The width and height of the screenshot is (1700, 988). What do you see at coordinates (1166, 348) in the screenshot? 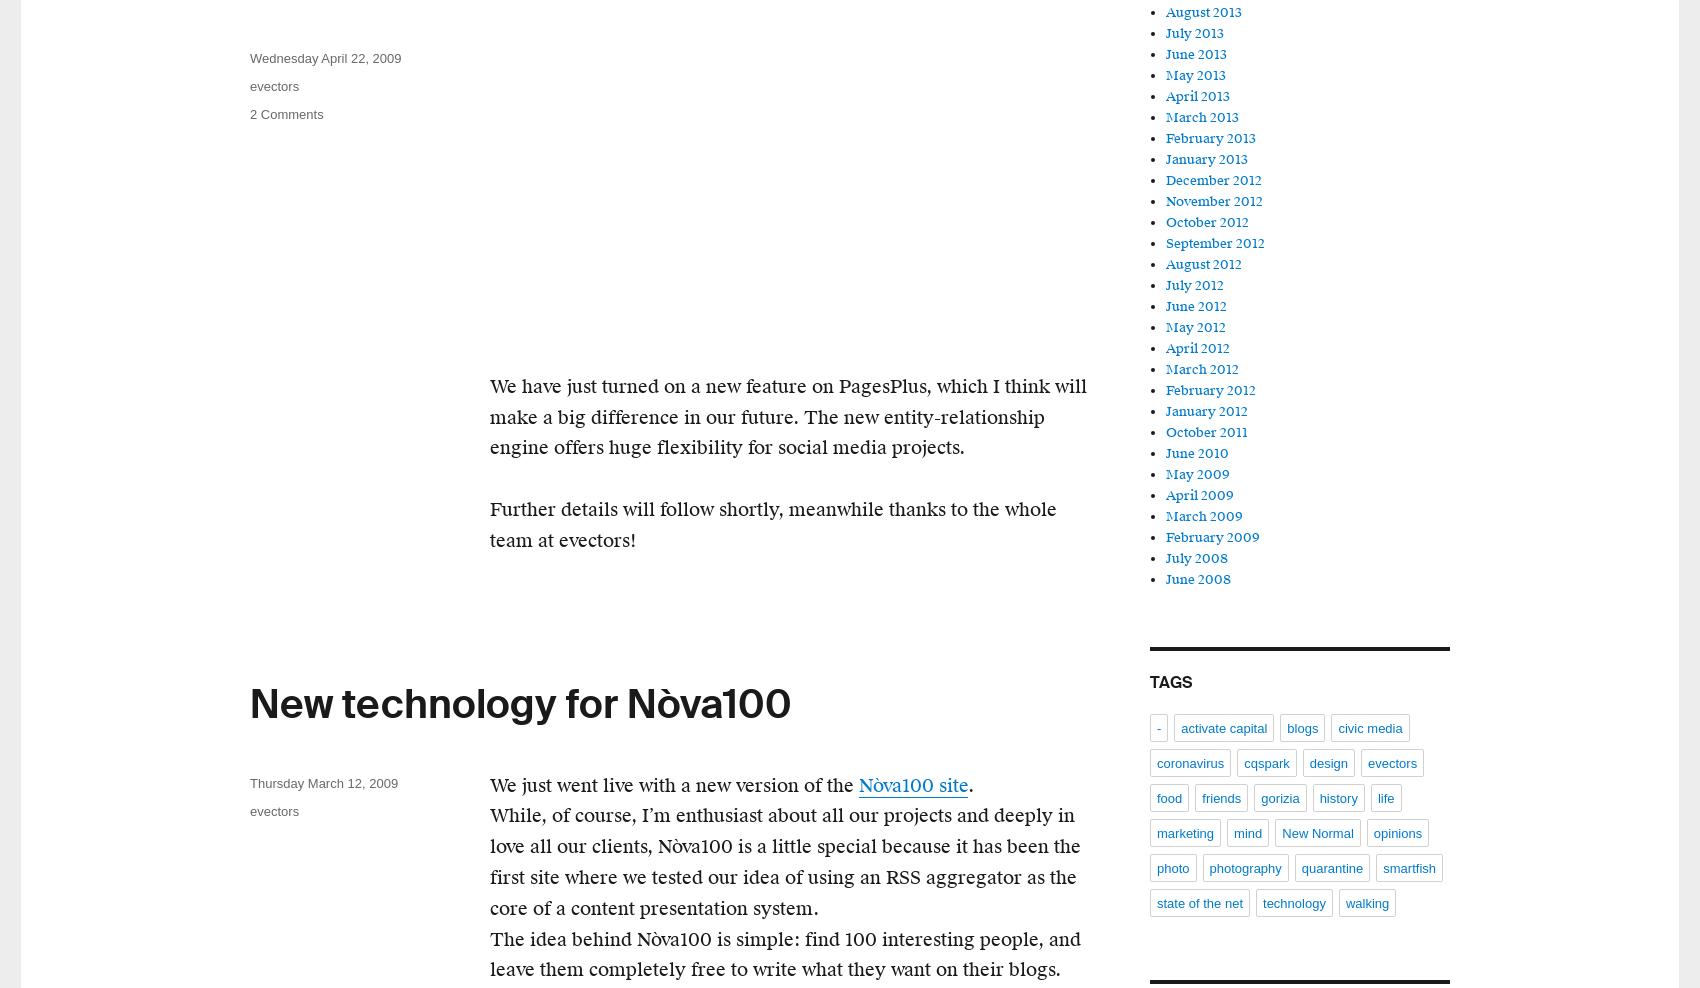
I see `'April 2012'` at bounding box center [1166, 348].